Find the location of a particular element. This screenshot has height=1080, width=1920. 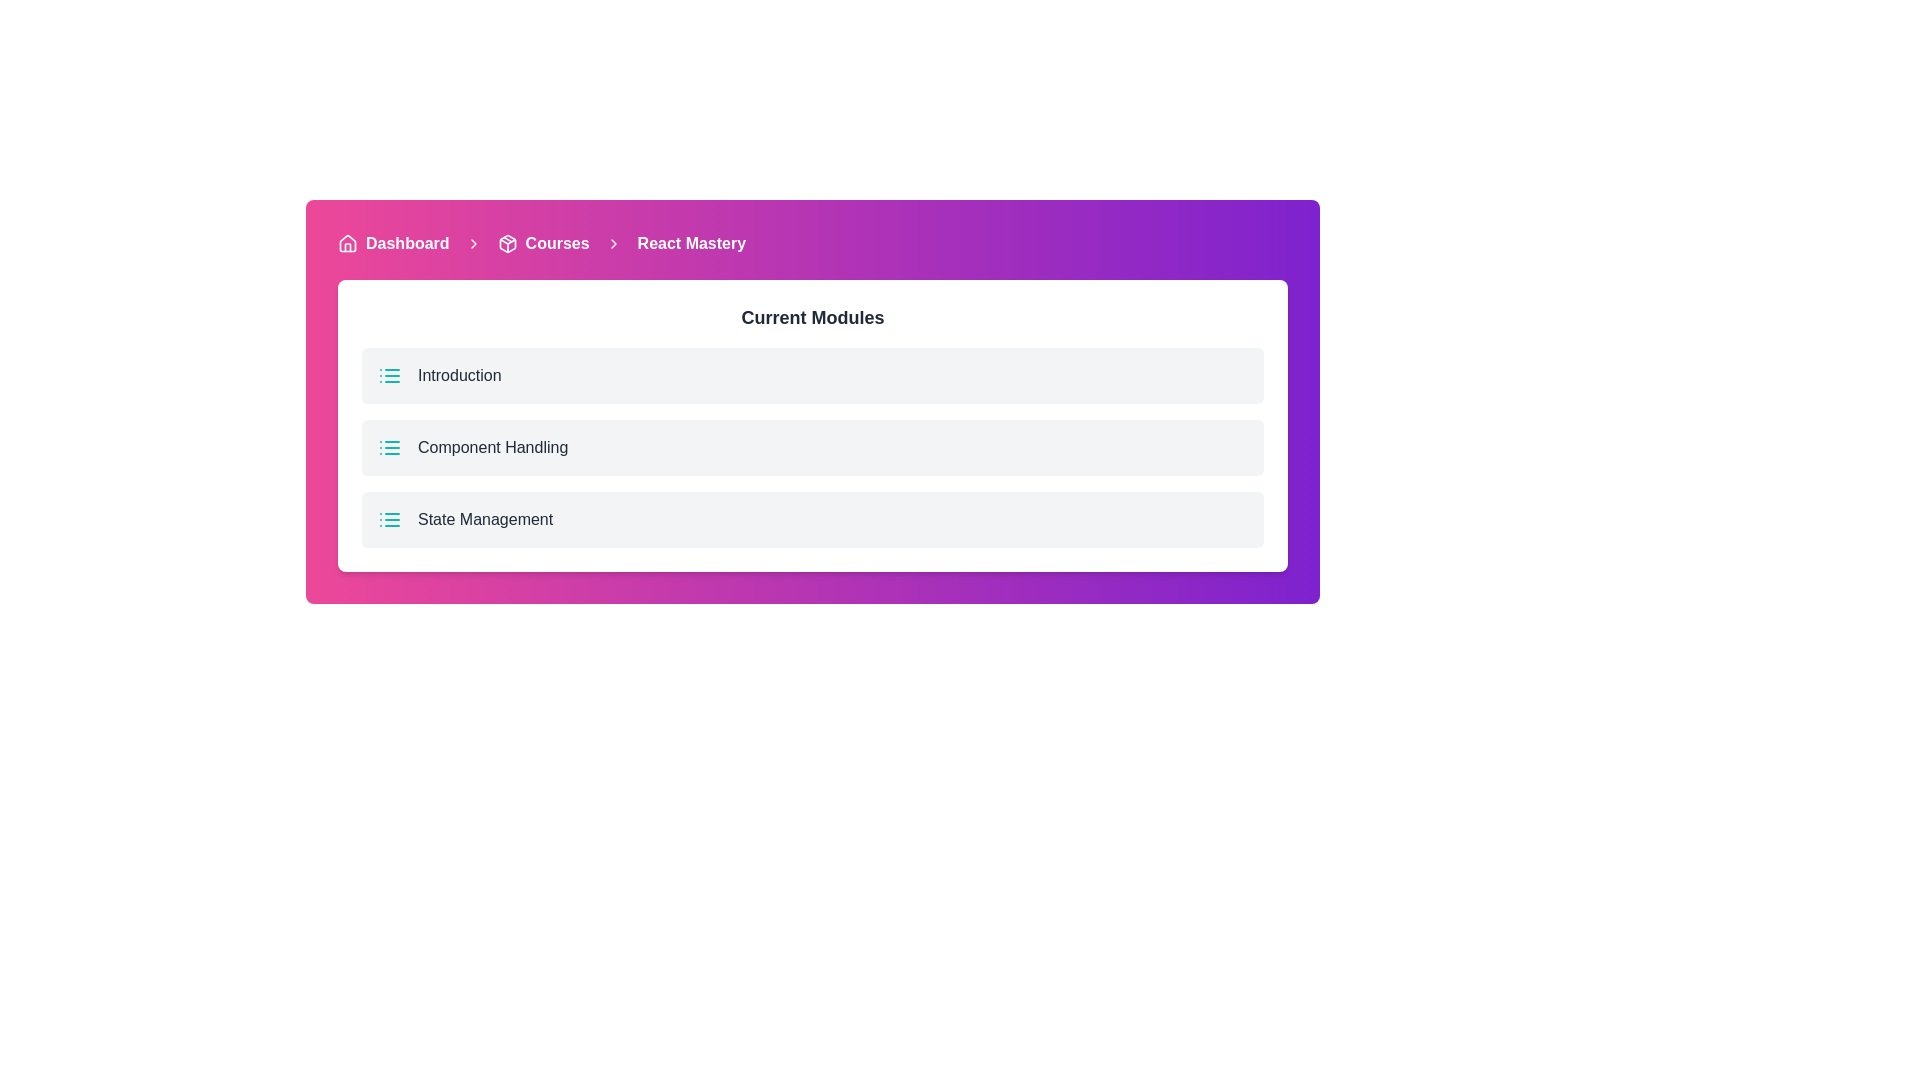

the current page indicator text label in the breadcrumb navigation, which is positioned as the last item next to 'Dashboard' and 'Courses' is located at coordinates (691, 242).